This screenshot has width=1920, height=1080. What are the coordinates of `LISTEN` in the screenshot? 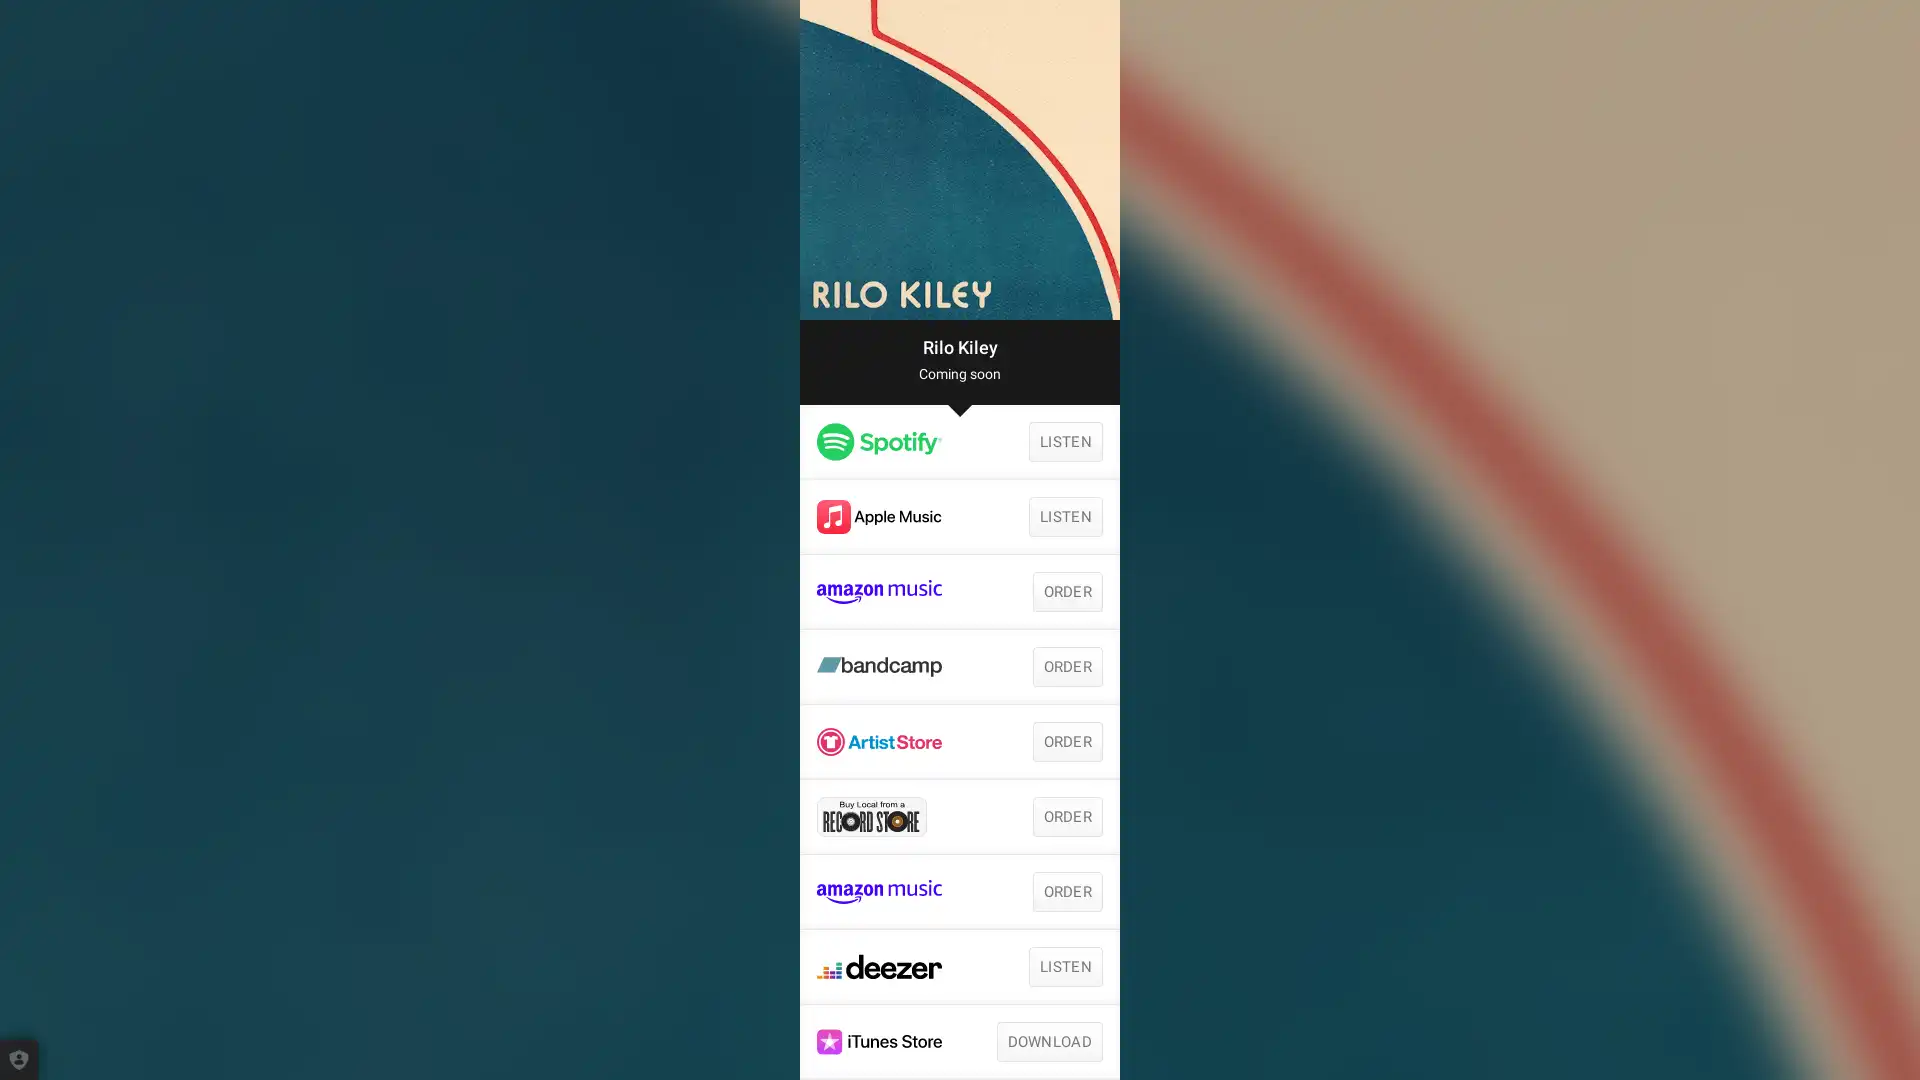 It's located at (1064, 441).